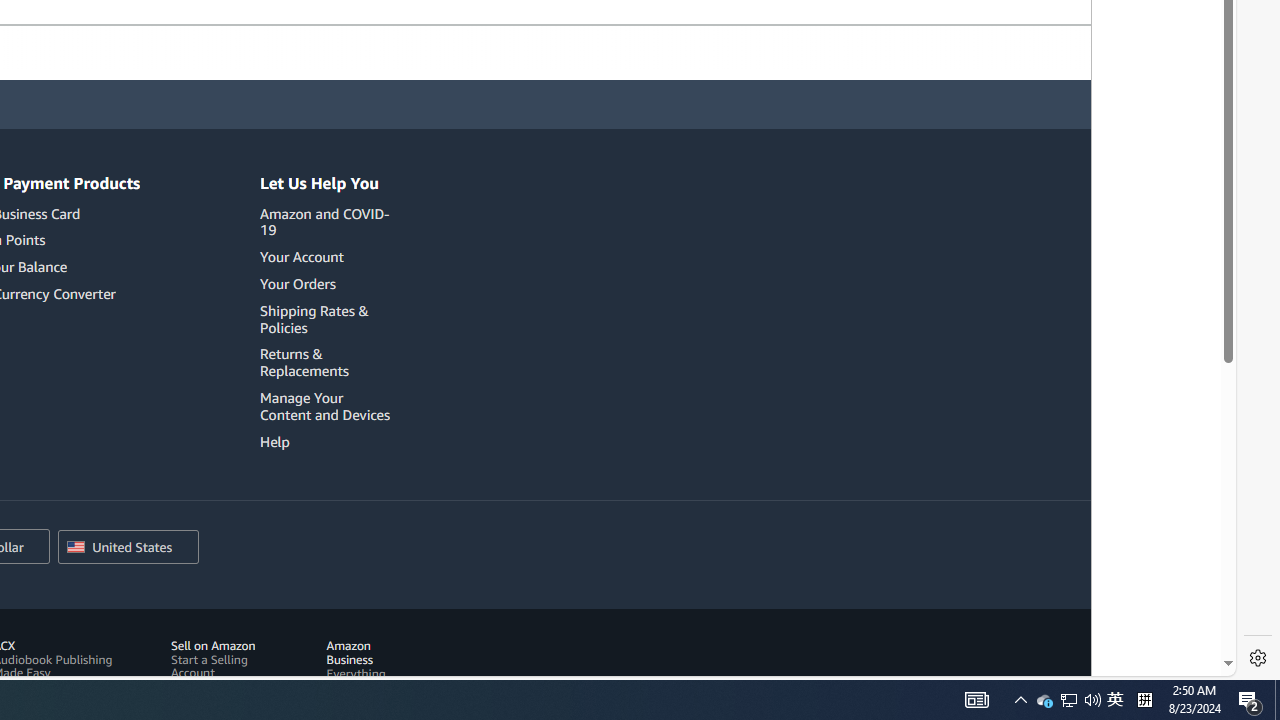 This screenshot has height=720, width=1280. Describe the element at coordinates (328, 256) in the screenshot. I see `'Your Account'` at that location.